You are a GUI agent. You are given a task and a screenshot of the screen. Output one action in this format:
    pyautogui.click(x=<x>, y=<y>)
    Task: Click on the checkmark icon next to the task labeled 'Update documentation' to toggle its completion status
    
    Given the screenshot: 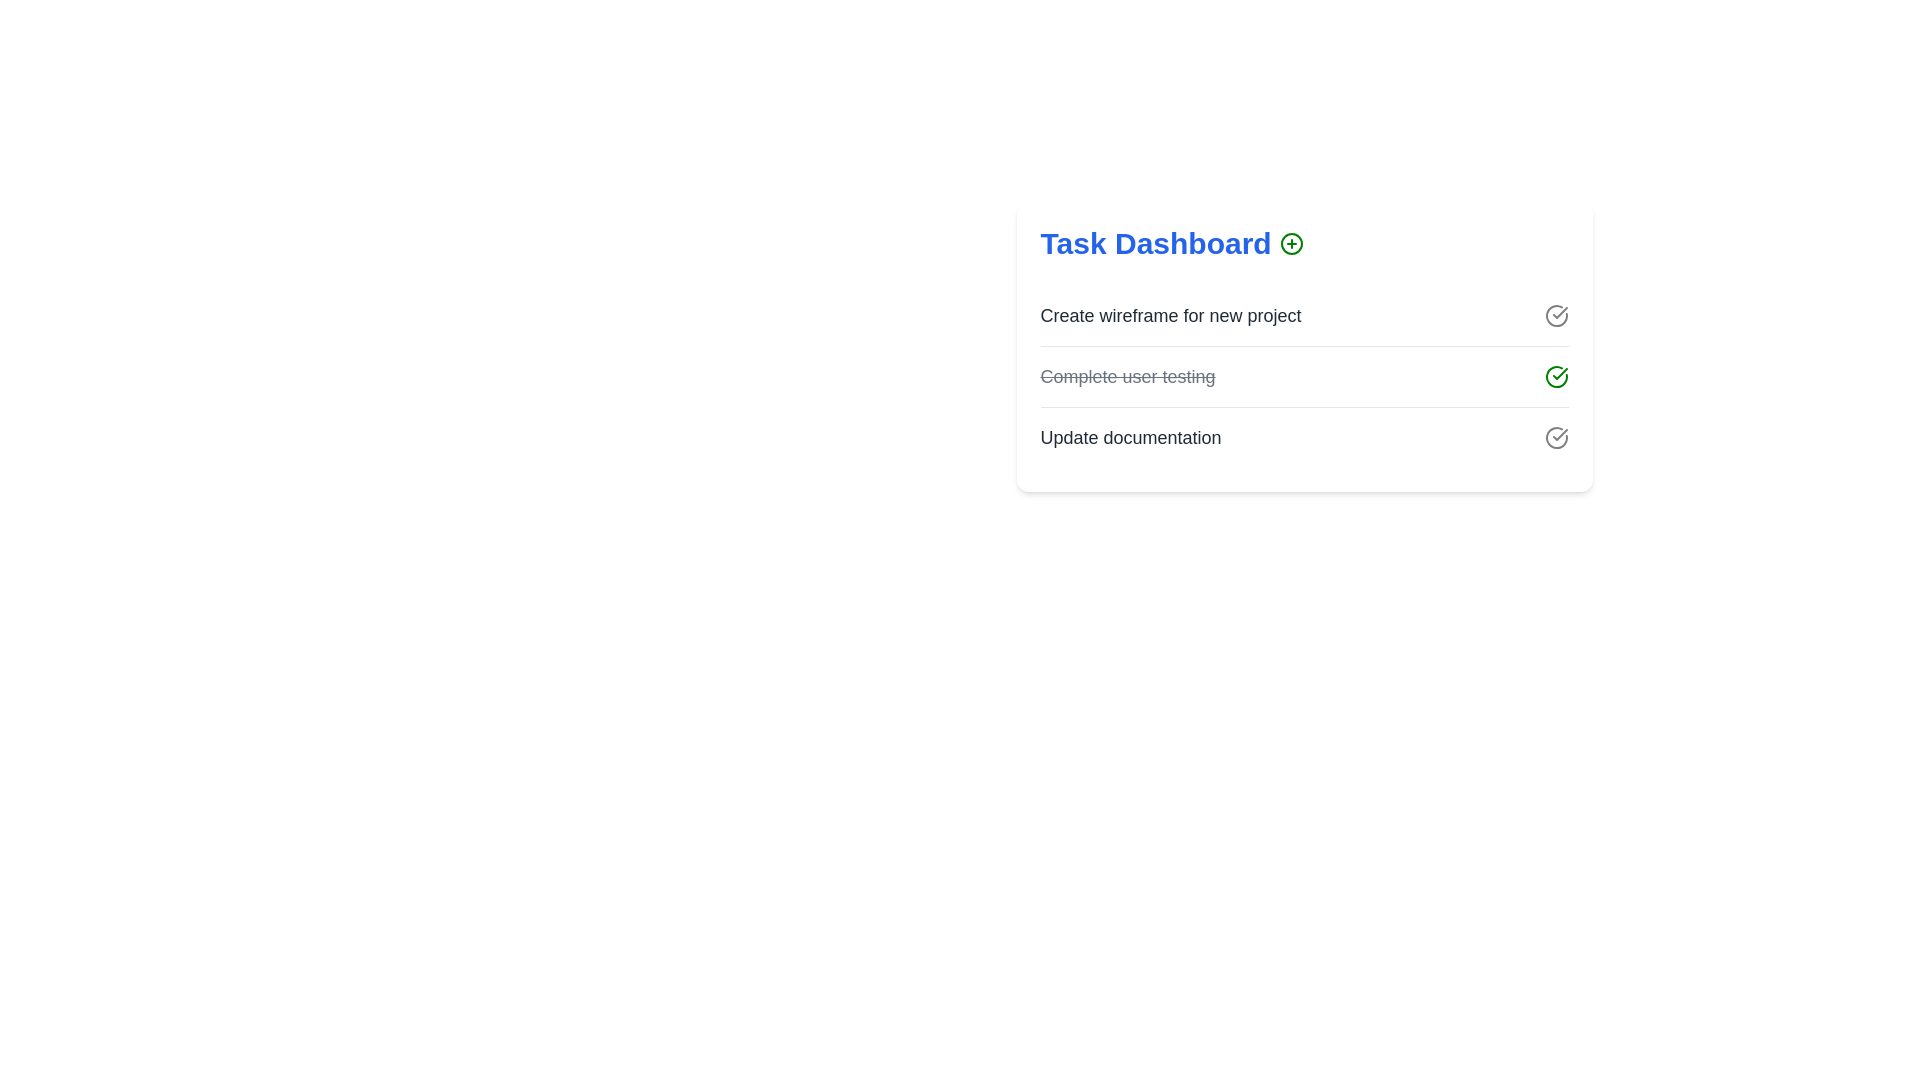 What is the action you would take?
    pyautogui.click(x=1555, y=437)
    